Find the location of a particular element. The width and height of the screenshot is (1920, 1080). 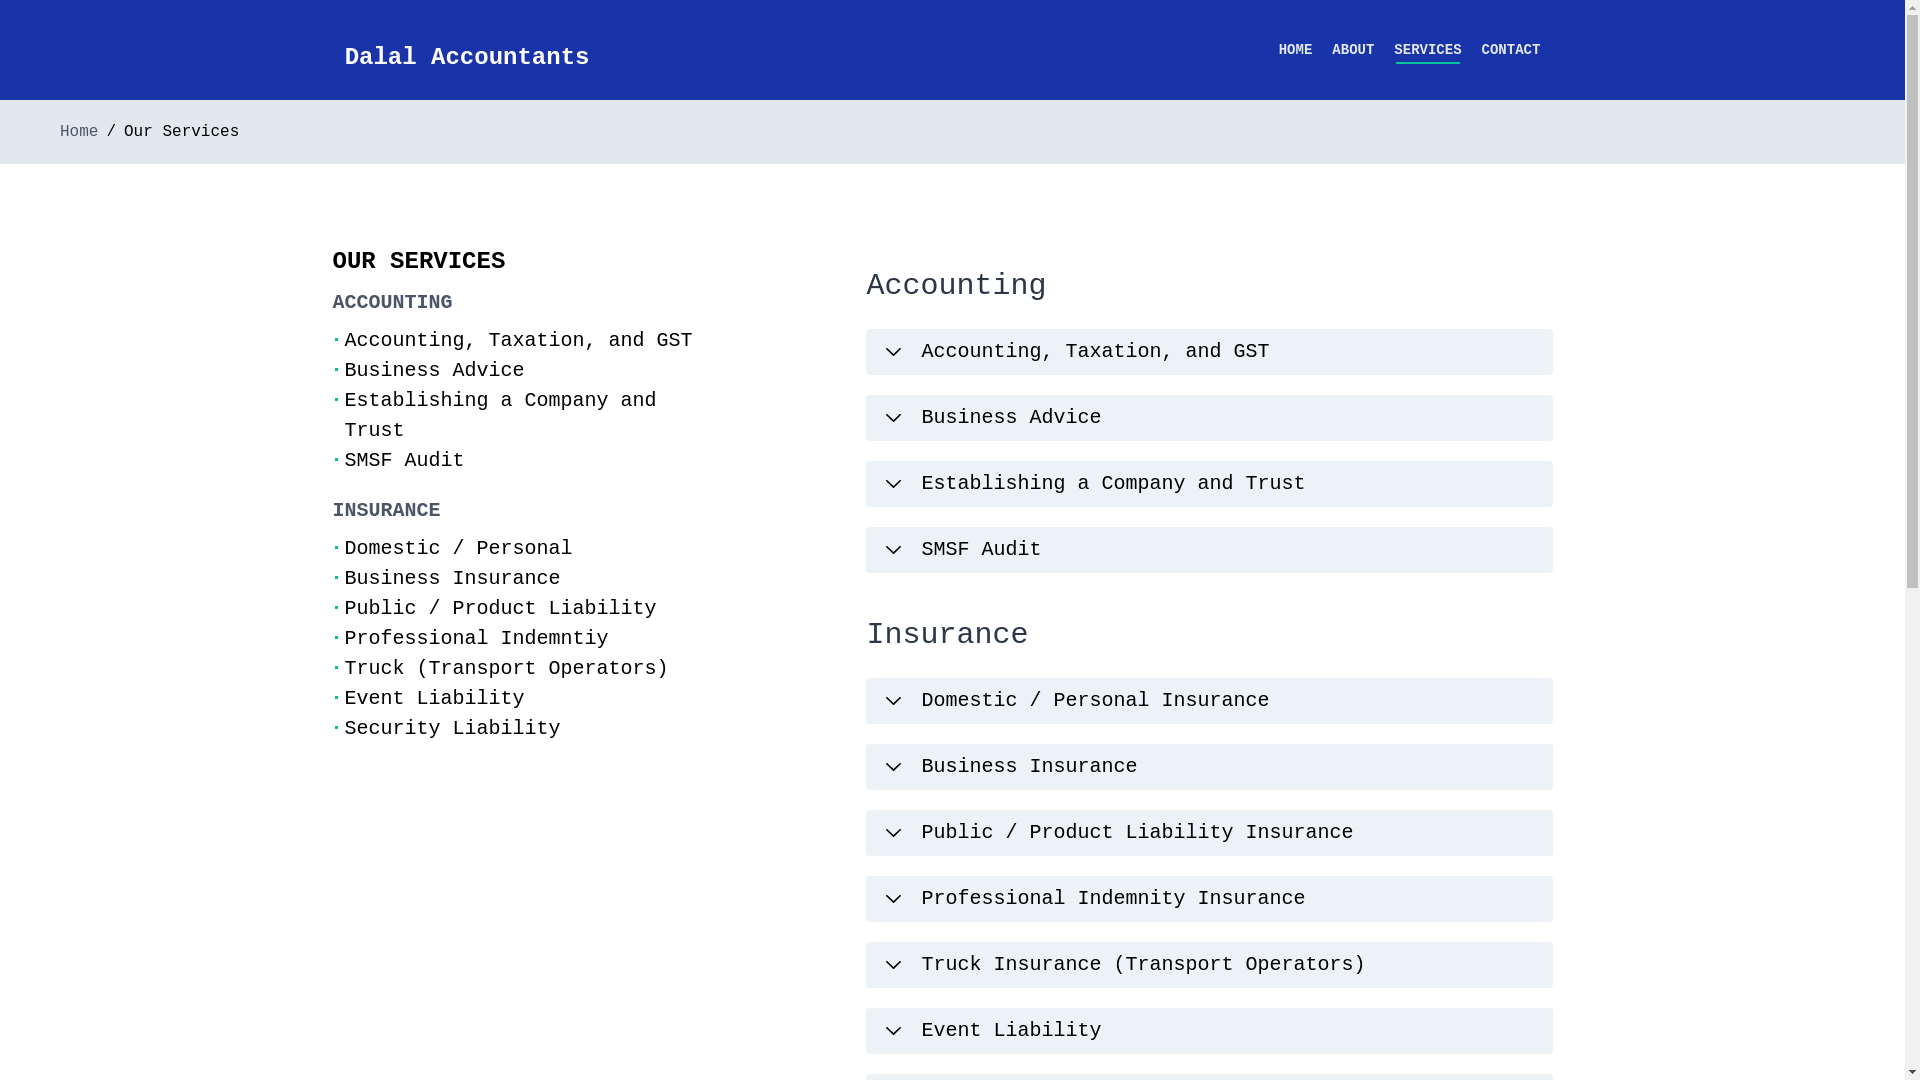

'ABOUT' is located at coordinates (1353, 49).